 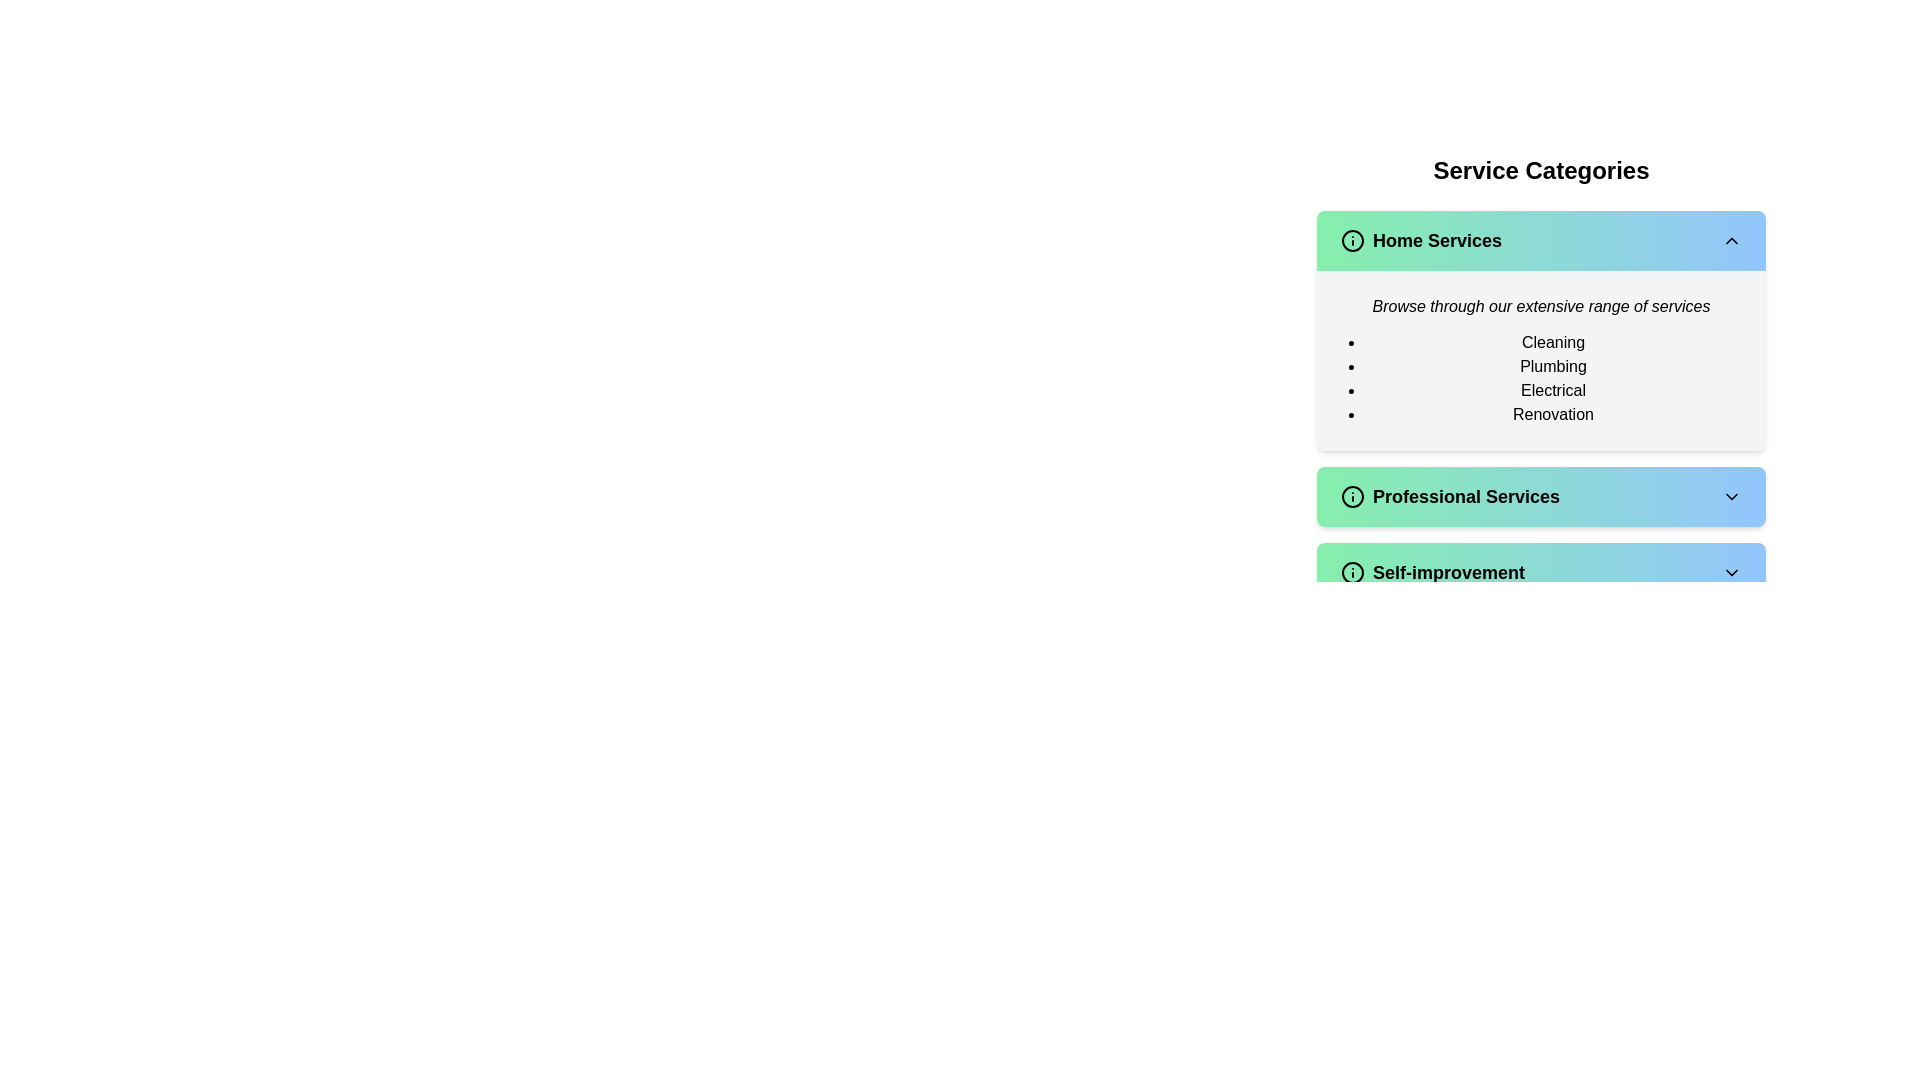 I want to click on the 'Plumbing' category label or link, so click(x=1552, y=366).